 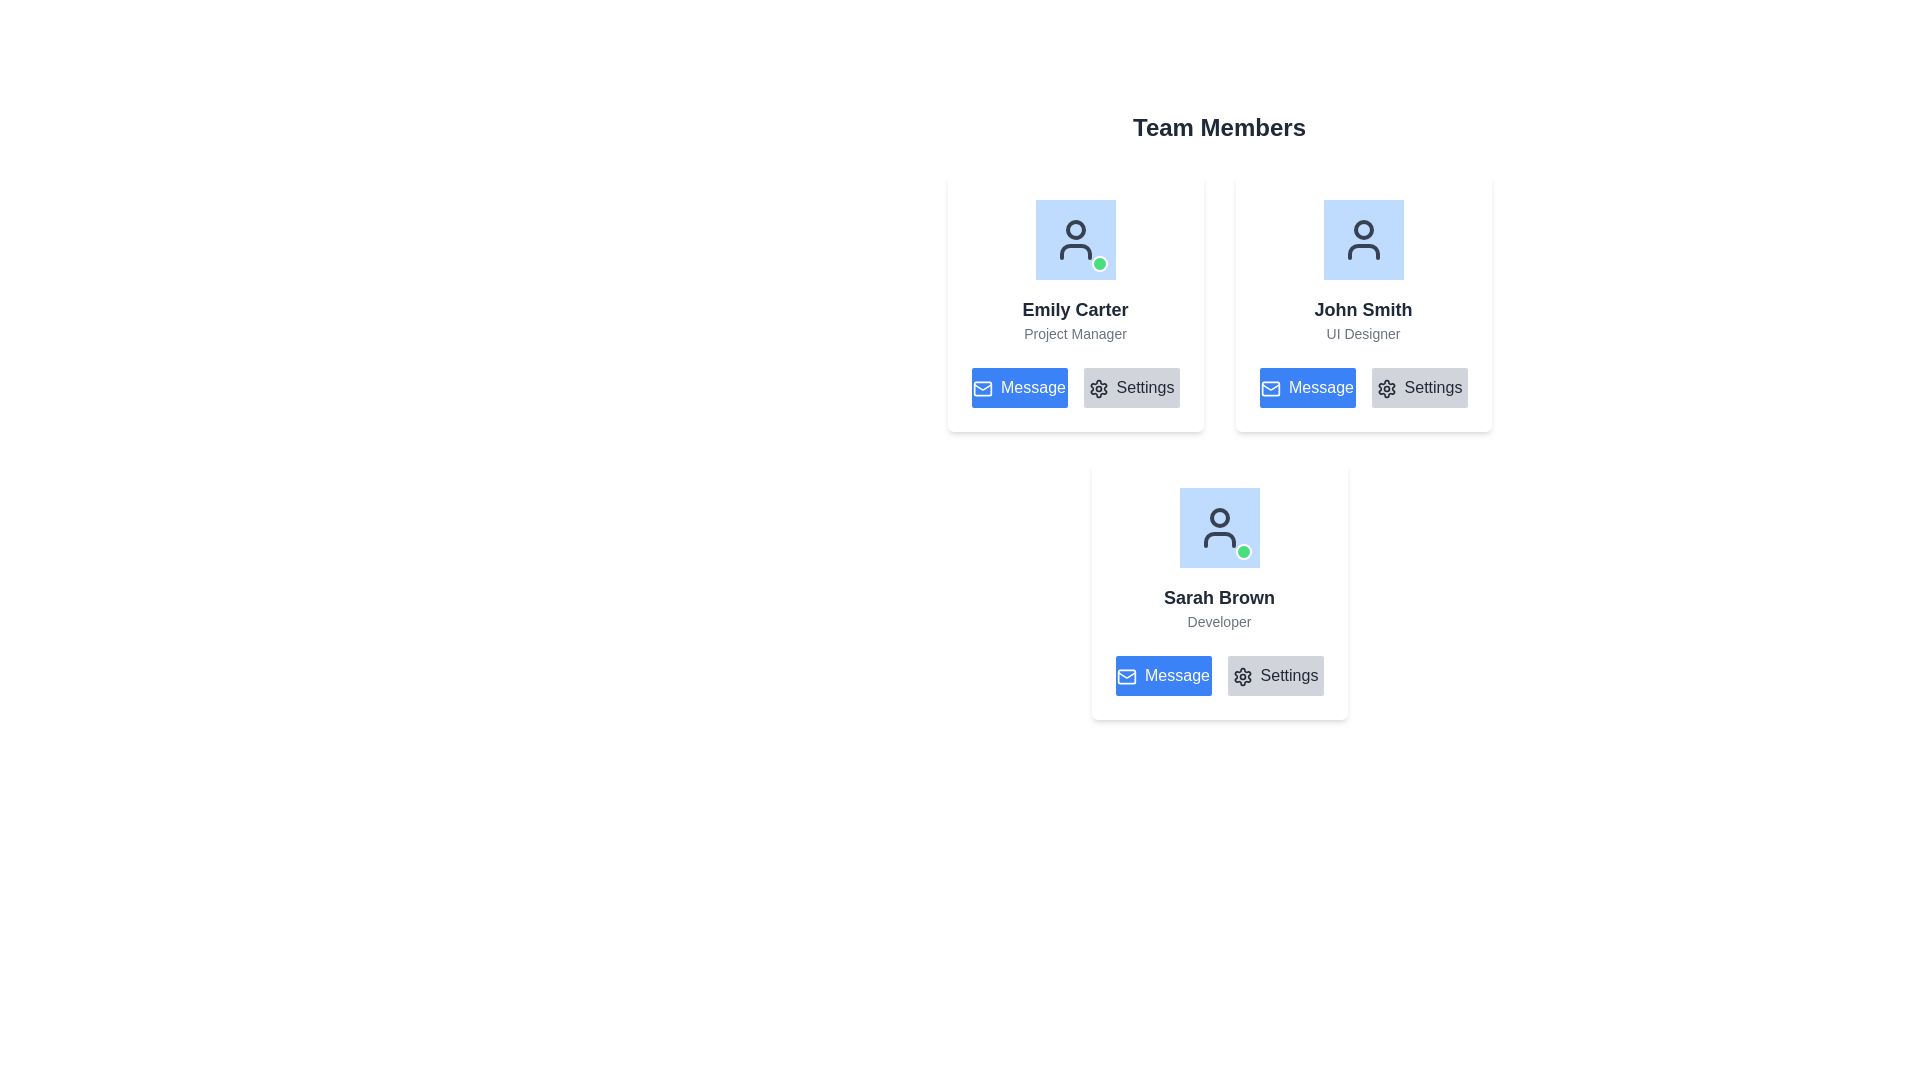 I want to click on the 'Settings' button, which is a rectangular button with a light gray background and a gear icon, placed below the 'Sarah Brown' profile block and to the right of the 'Message' button, so click(x=1274, y=675).